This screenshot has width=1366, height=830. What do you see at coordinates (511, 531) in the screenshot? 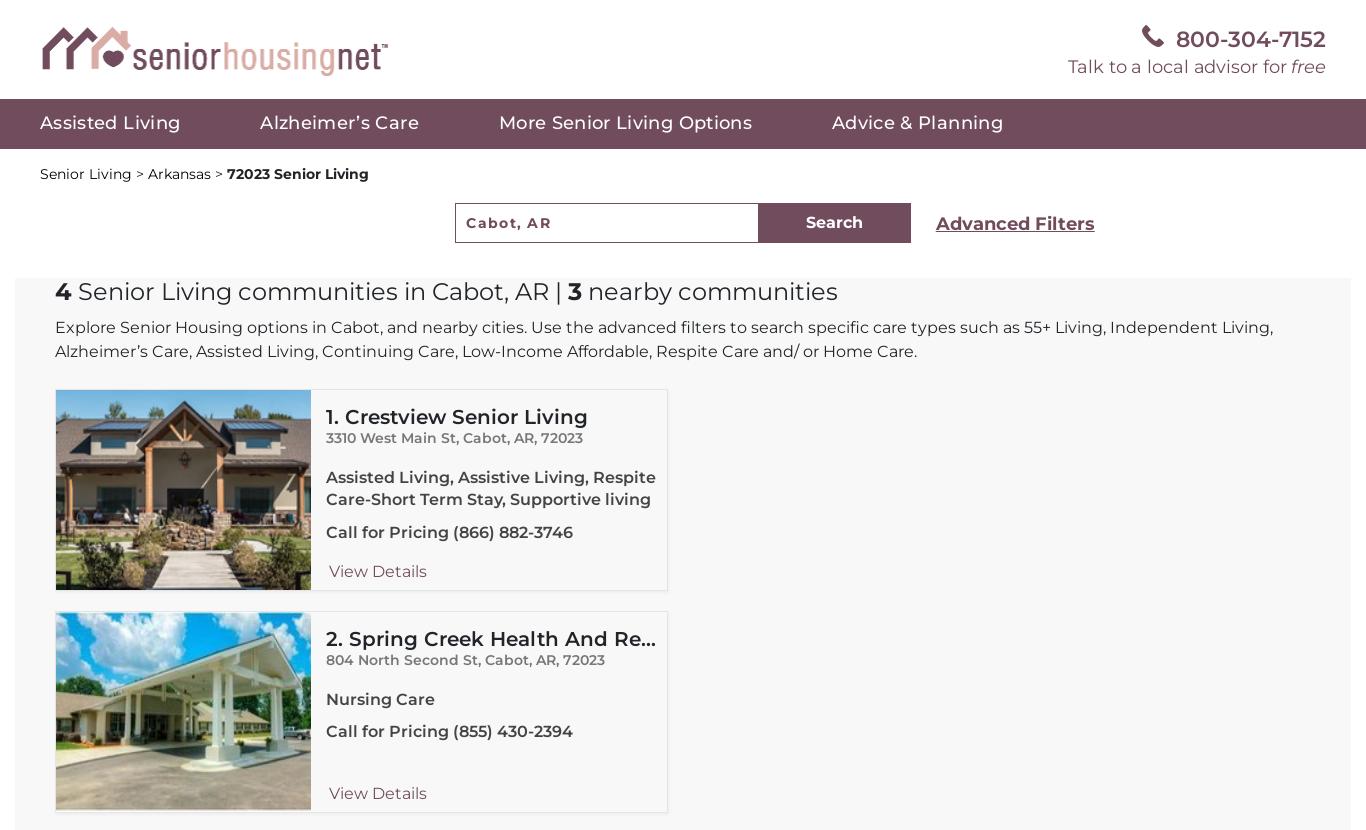
I see `'(866) 882-3746'` at bounding box center [511, 531].